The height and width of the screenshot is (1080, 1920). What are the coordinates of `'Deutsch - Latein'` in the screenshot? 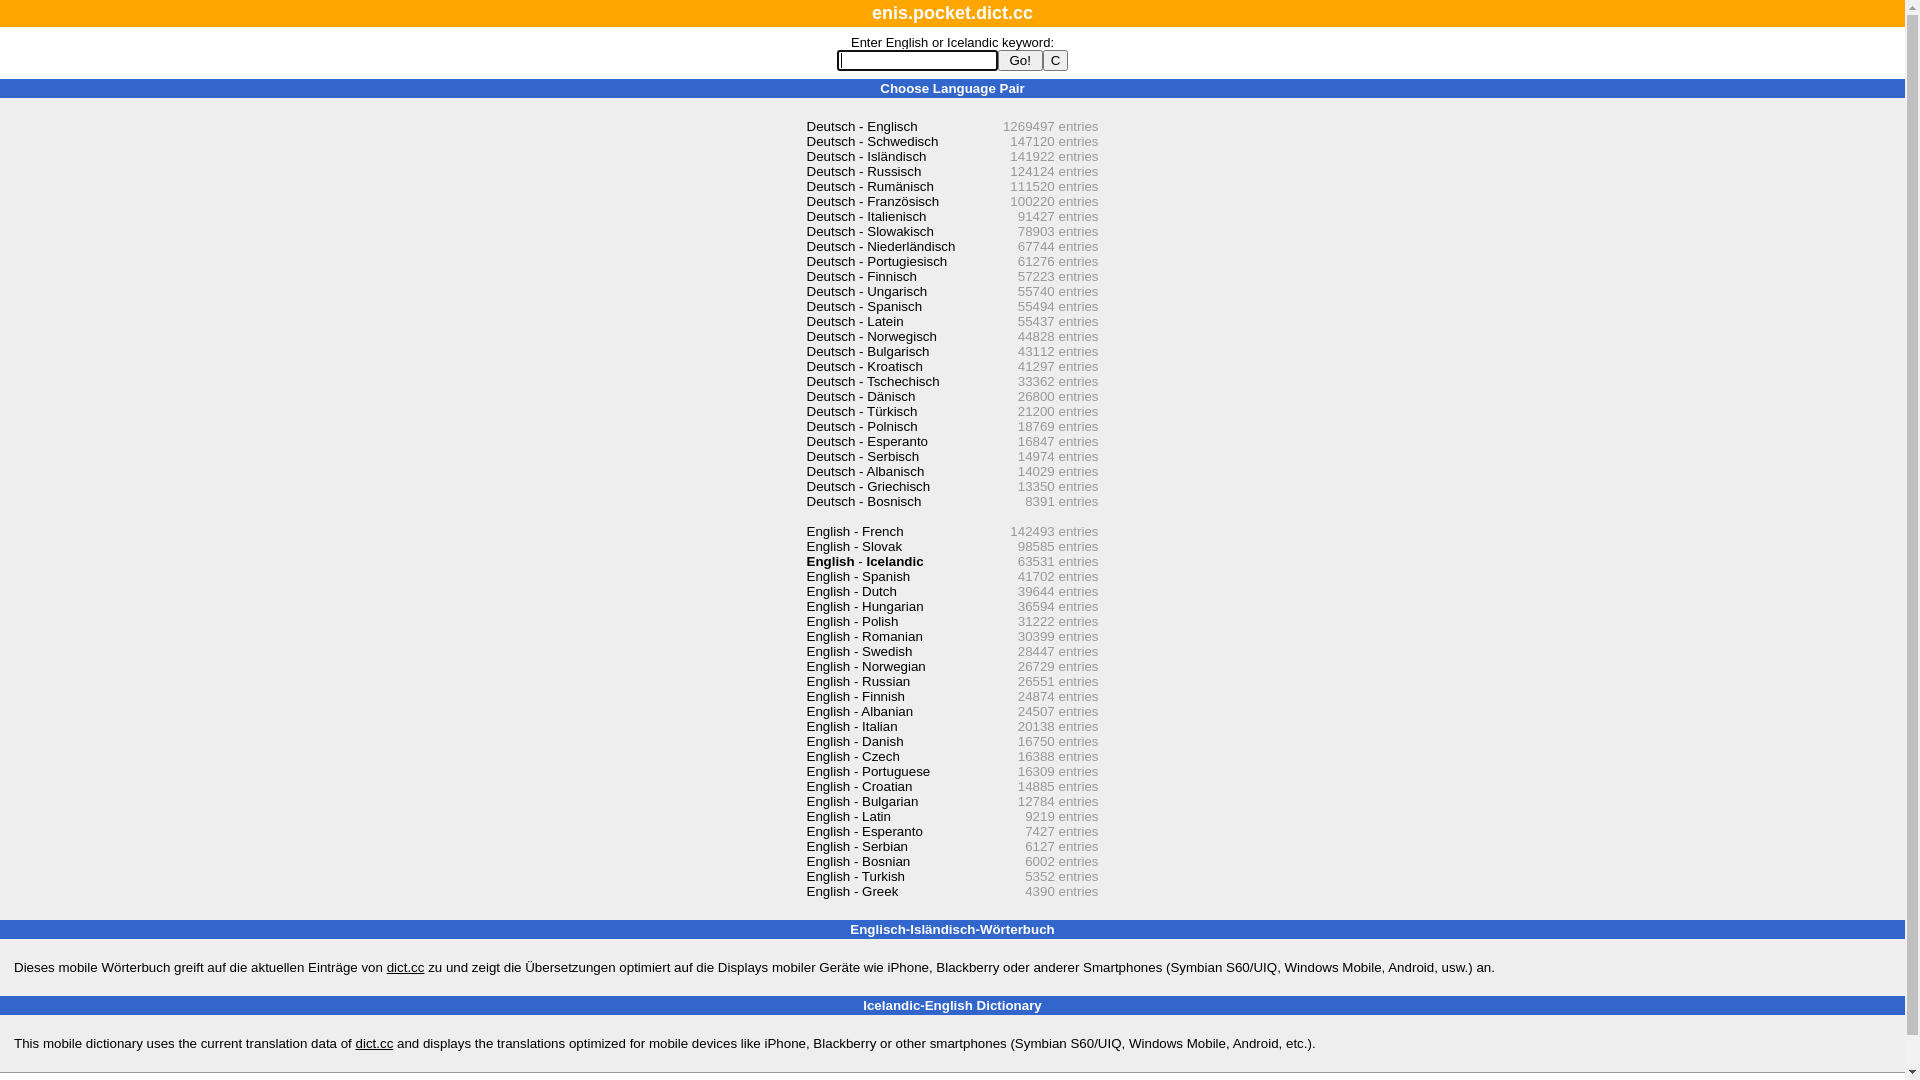 It's located at (854, 320).